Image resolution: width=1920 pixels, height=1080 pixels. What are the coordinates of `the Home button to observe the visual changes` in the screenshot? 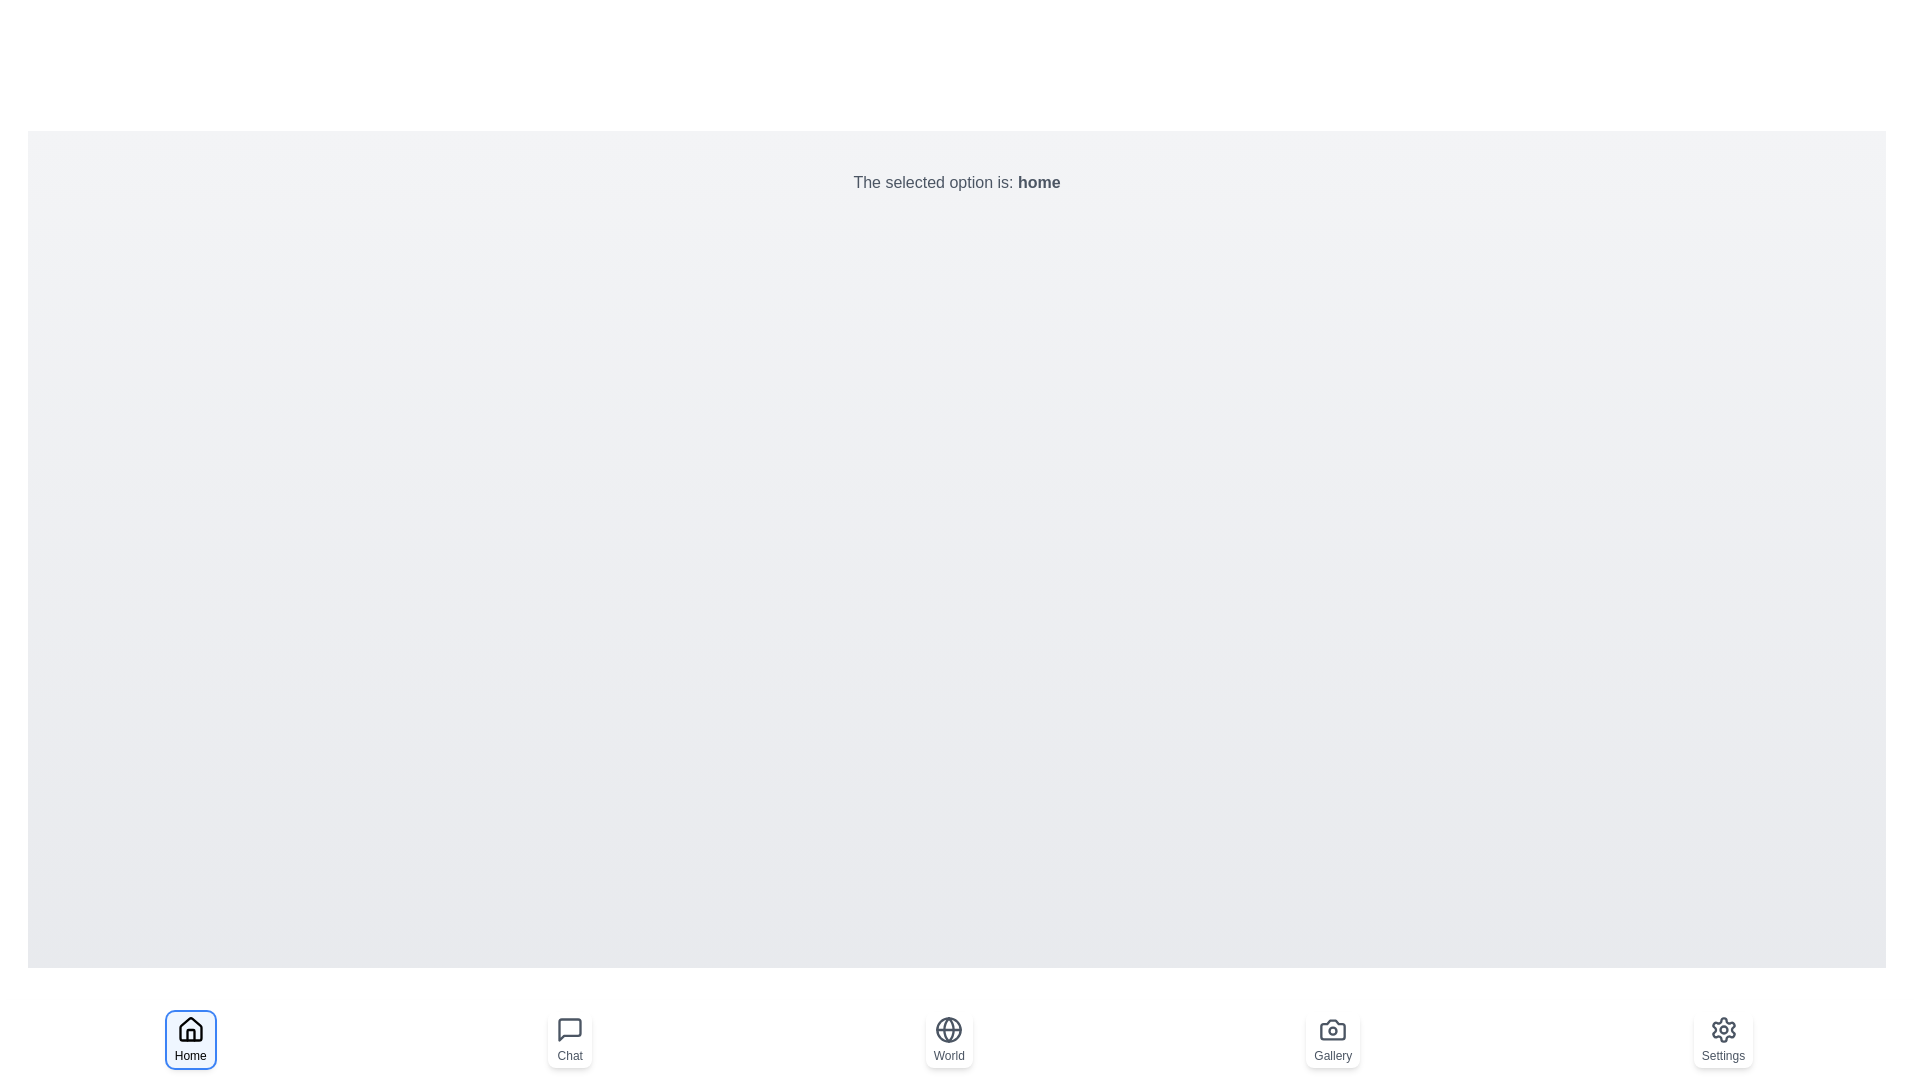 It's located at (190, 1039).